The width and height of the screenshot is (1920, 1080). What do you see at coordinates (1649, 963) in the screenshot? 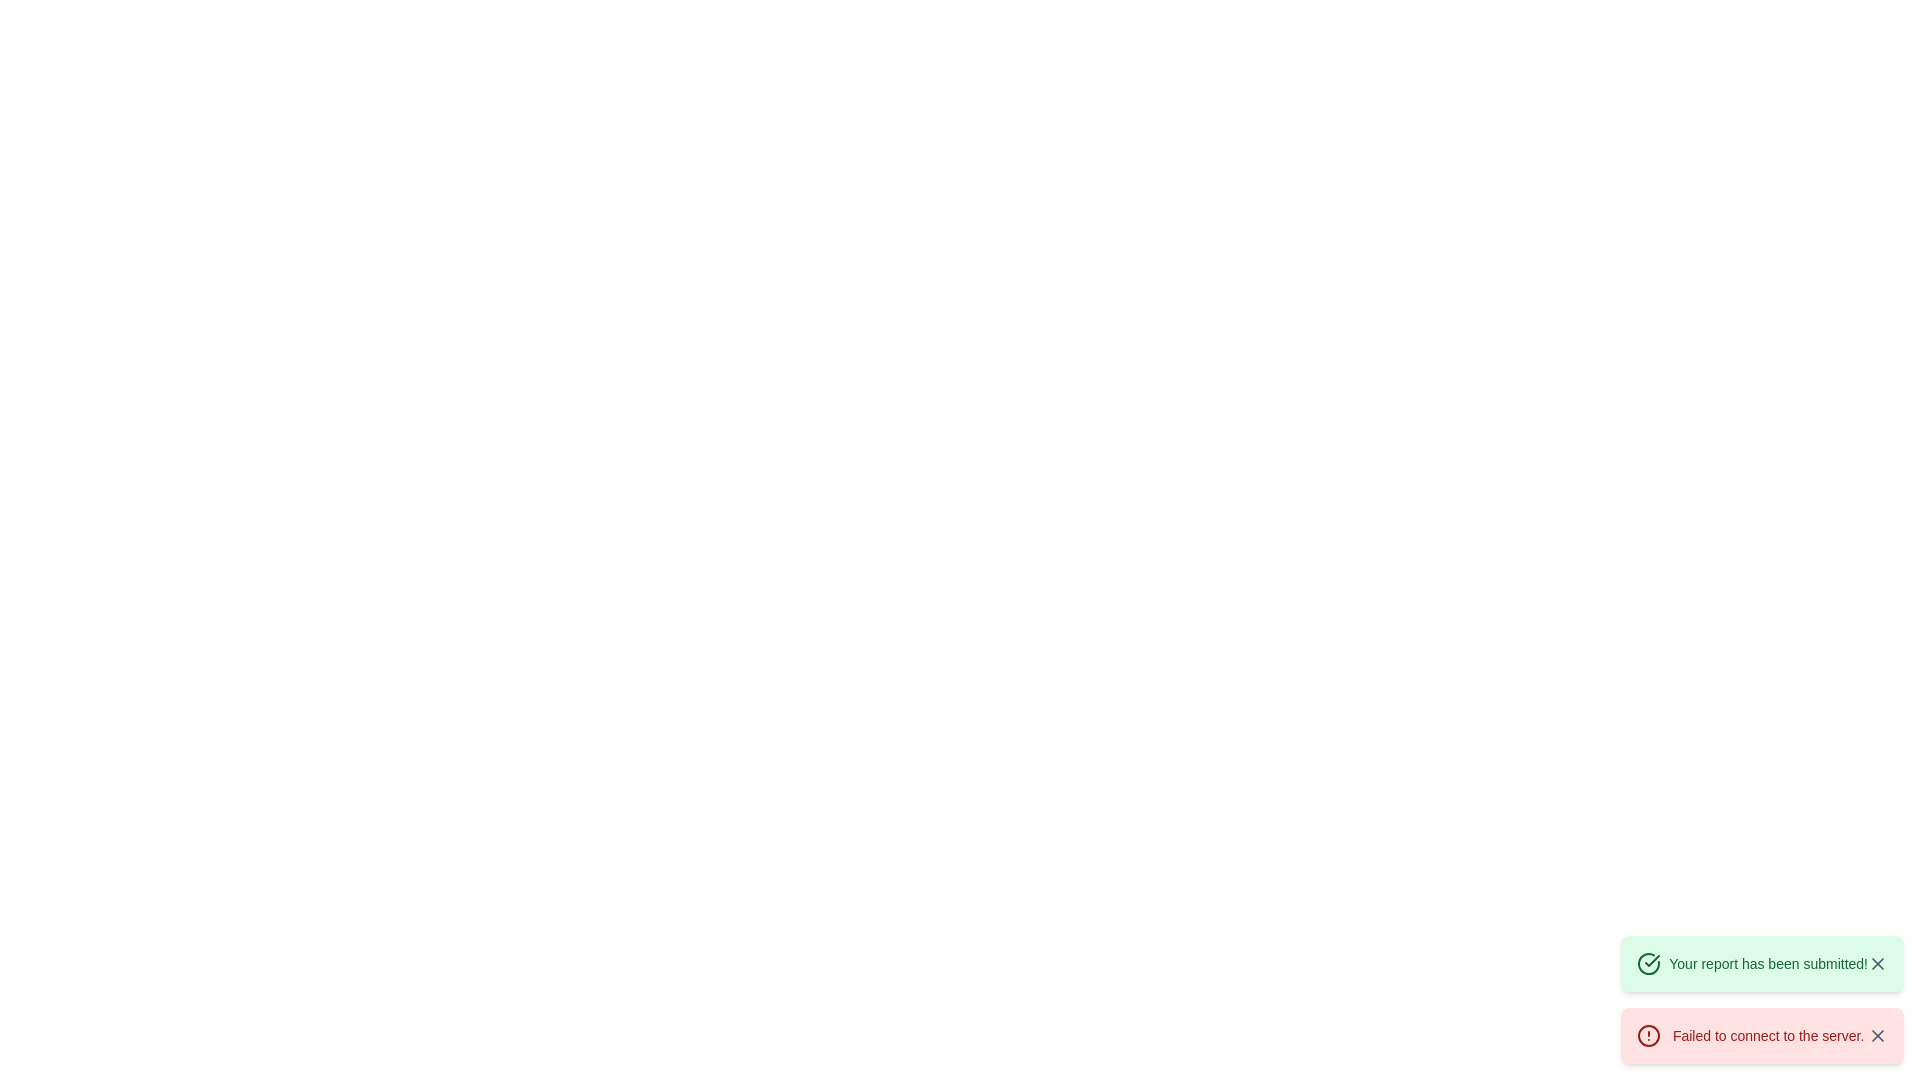
I see `the circular boundary of the checkmark icon to utilize its functionality` at bounding box center [1649, 963].